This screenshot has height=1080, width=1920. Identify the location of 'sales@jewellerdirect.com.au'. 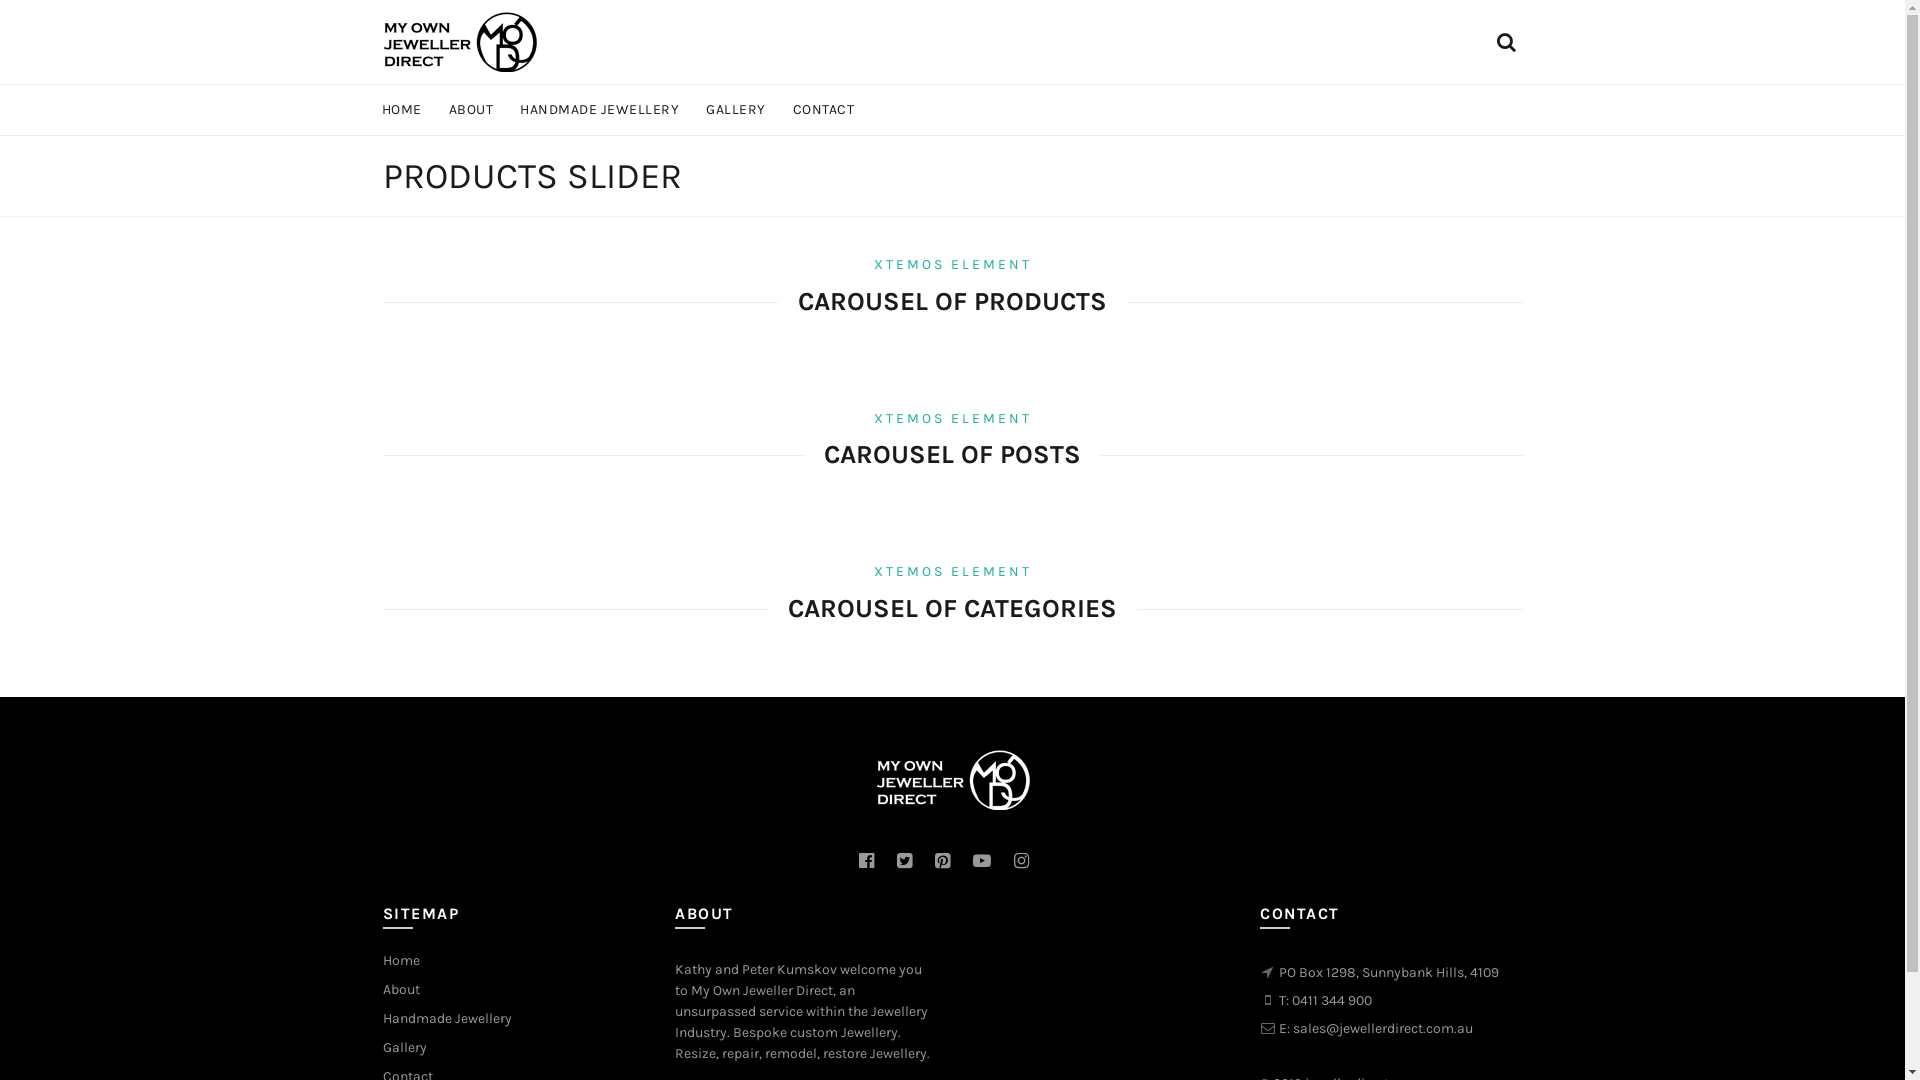
(1381, 1028).